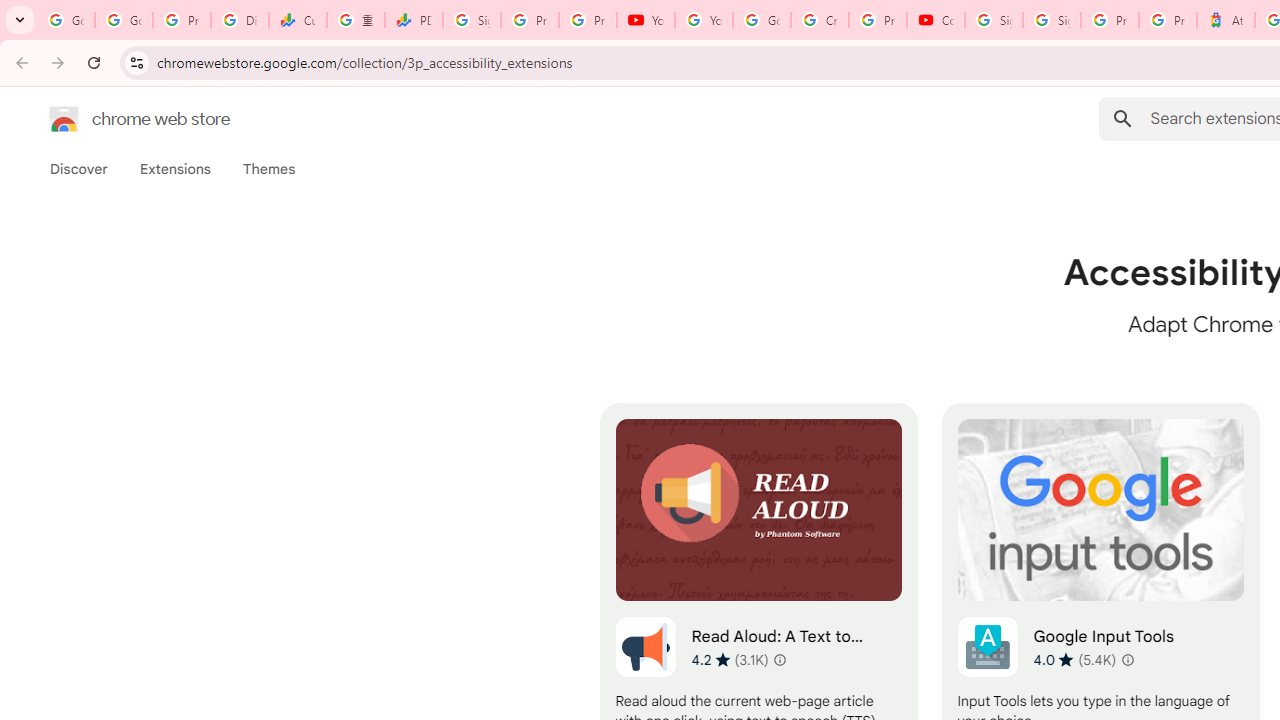  I want to click on 'Chrome Web Store logo chrome web store', so click(118, 119).